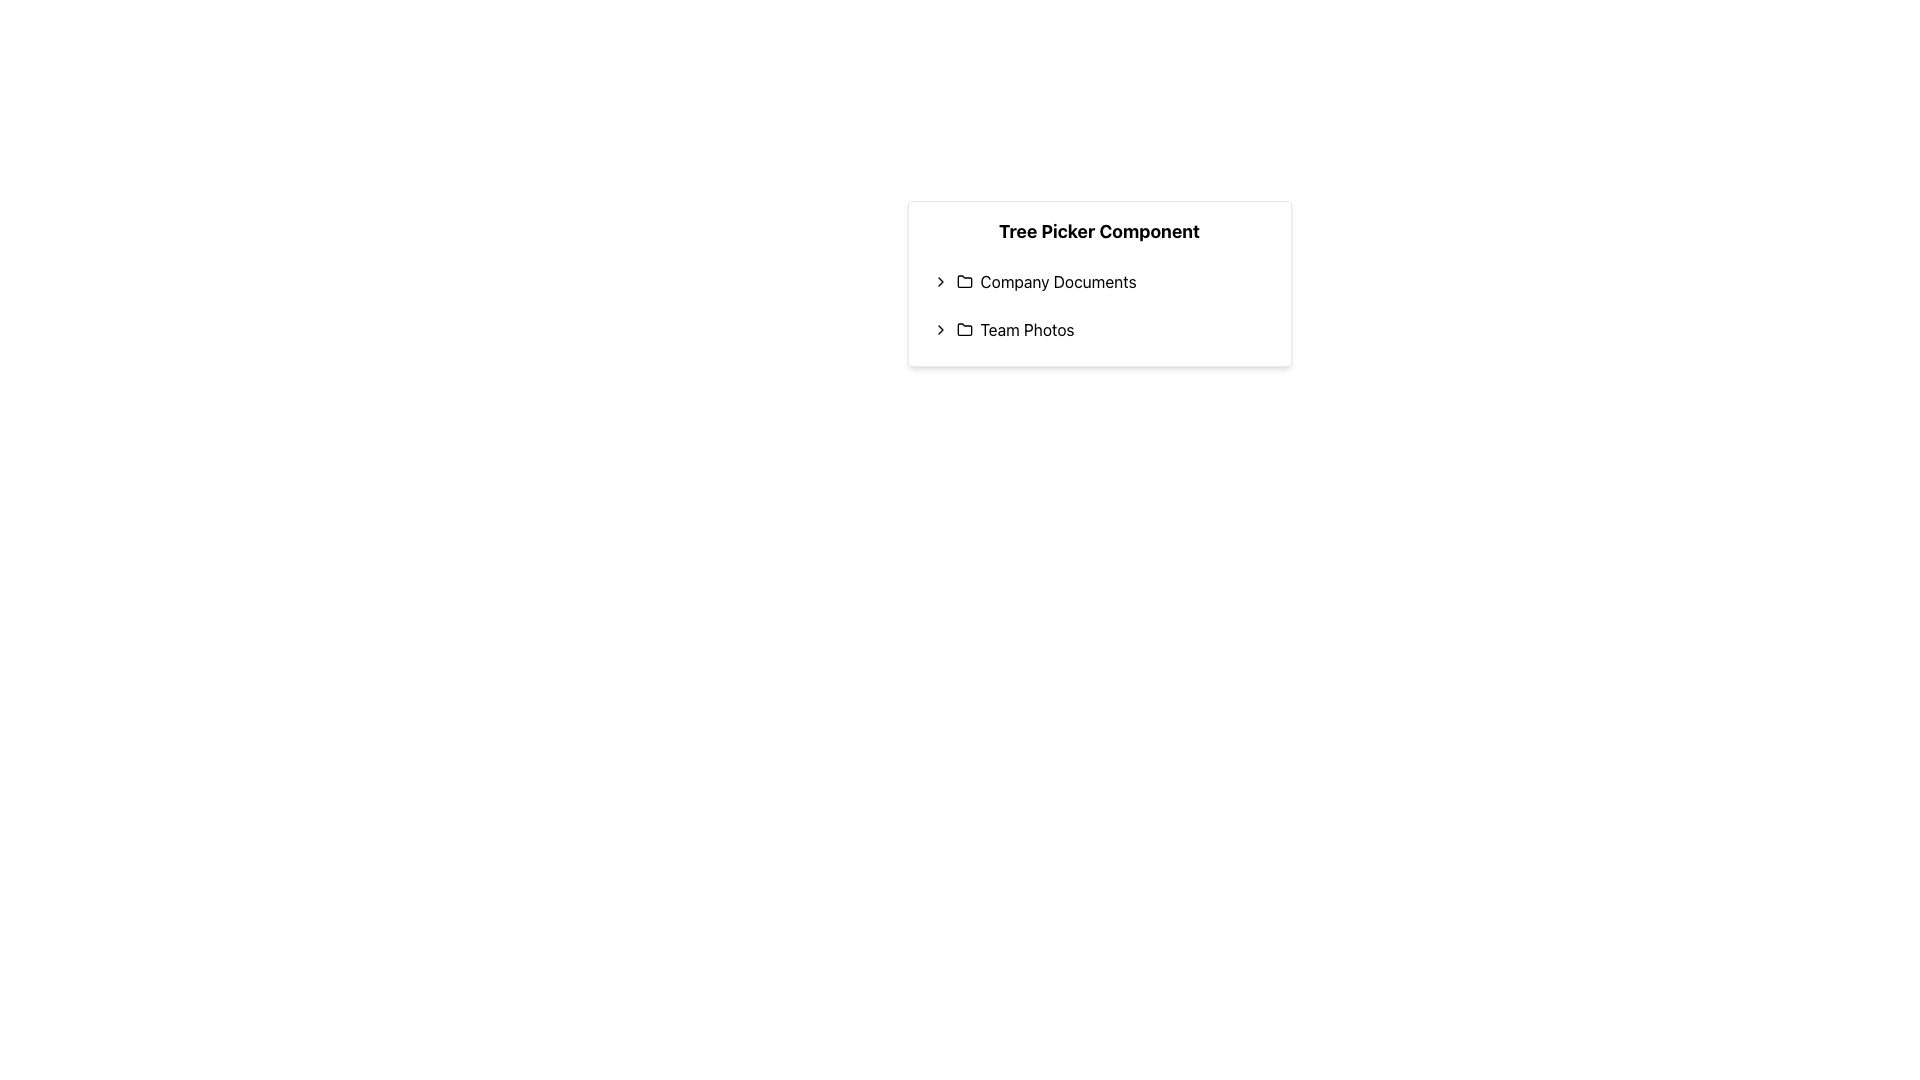 Image resolution: width=1920 pixels, height=1080 pixels. I want to click on the second folder icon in the tree picker component, so click(964, 328).